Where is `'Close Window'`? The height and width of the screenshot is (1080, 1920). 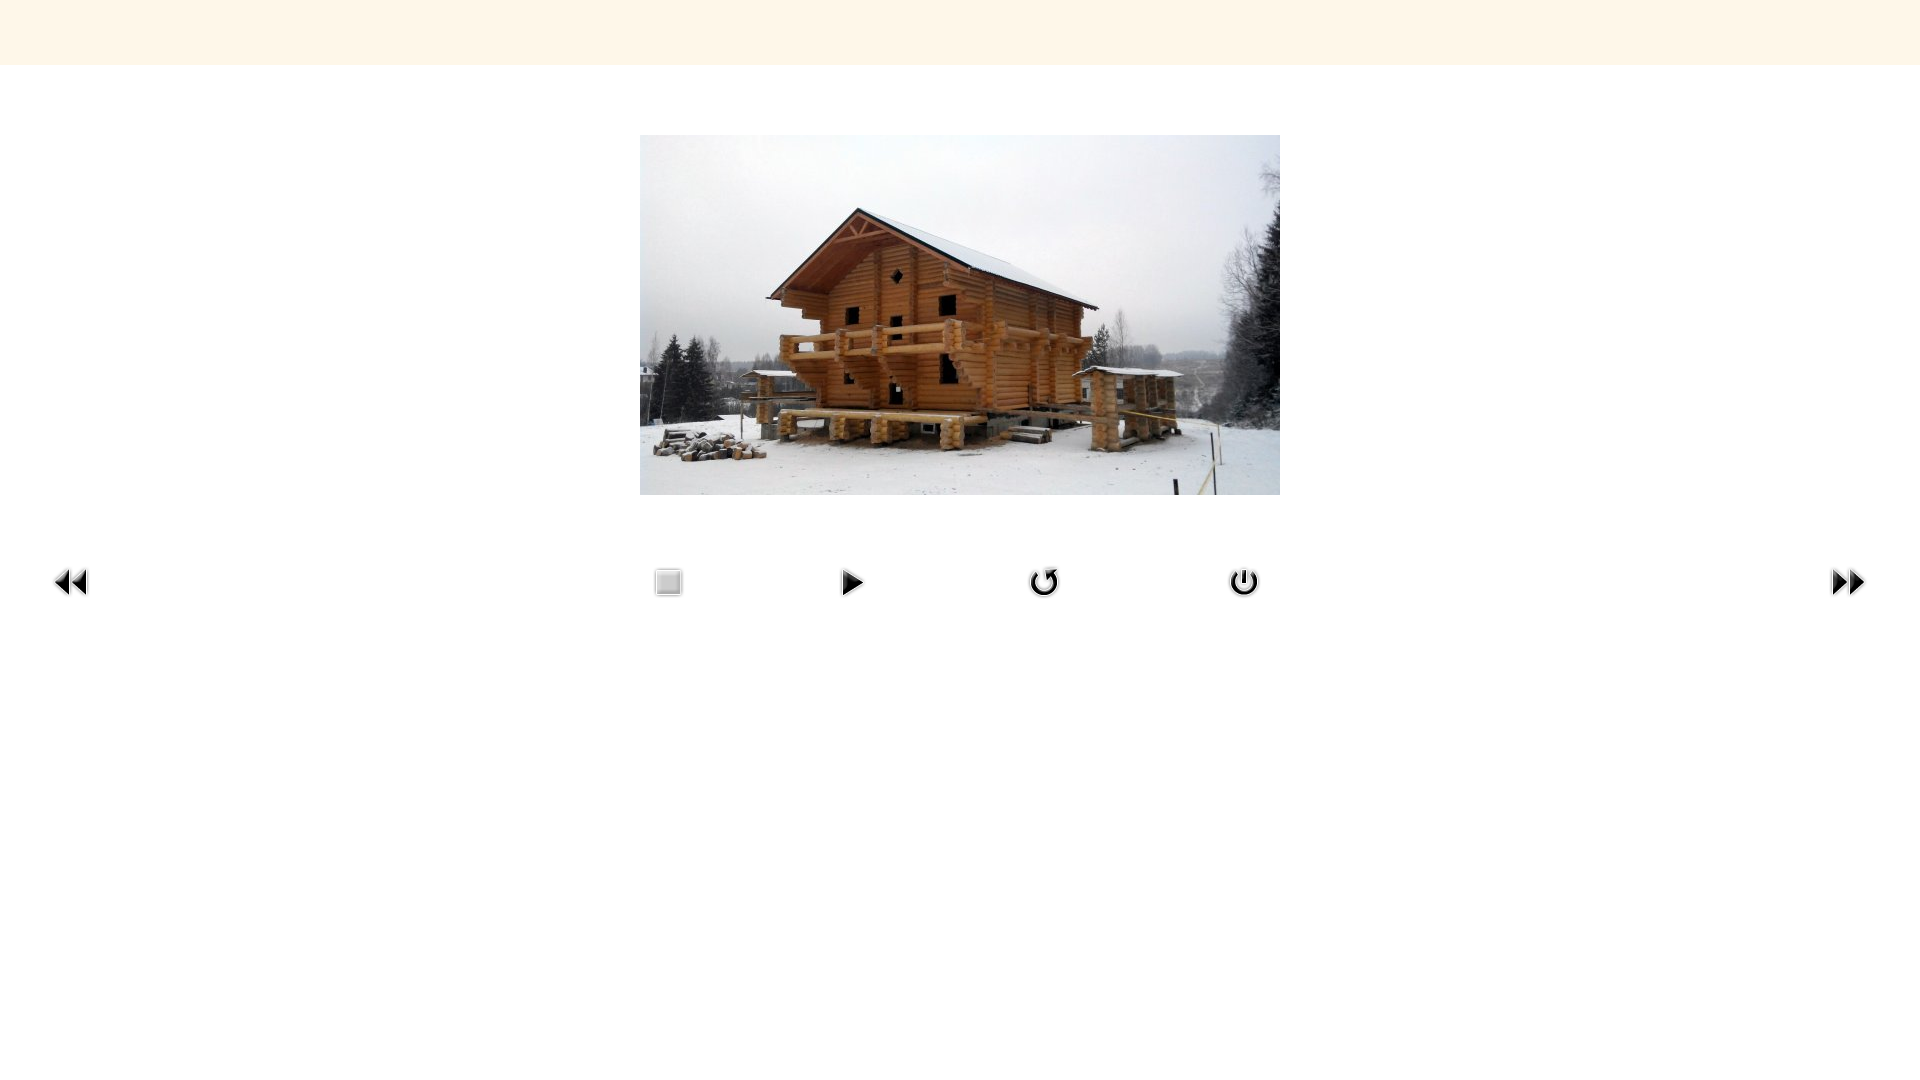
'Close Window' is located at coordinates (1242, 600).